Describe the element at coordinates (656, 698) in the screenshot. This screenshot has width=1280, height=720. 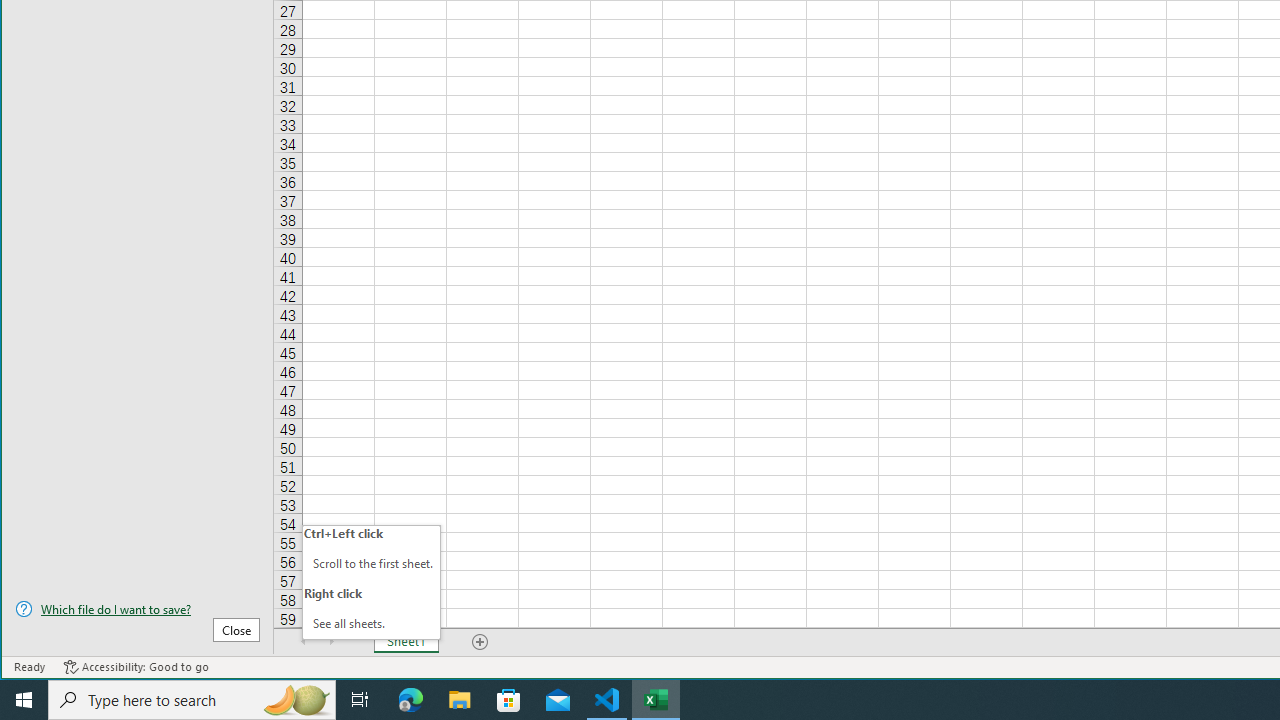
I see `'Excel - 1 running window'` at that location.